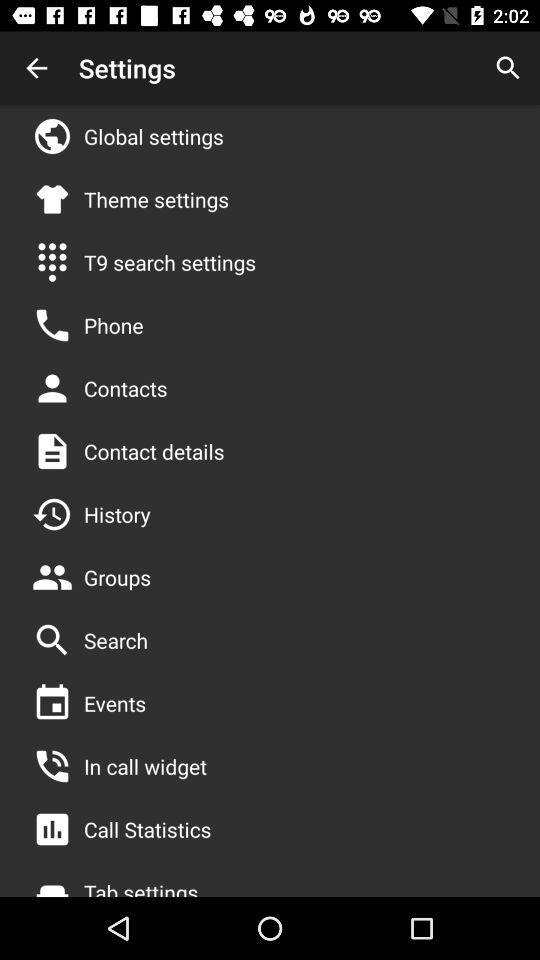 Image resolution: width=540 pixels, height=960 pixels. What do you see at coordinates (153, 451) in the screenshot?
I see `the contact details item` at bounding box center [153, 451].